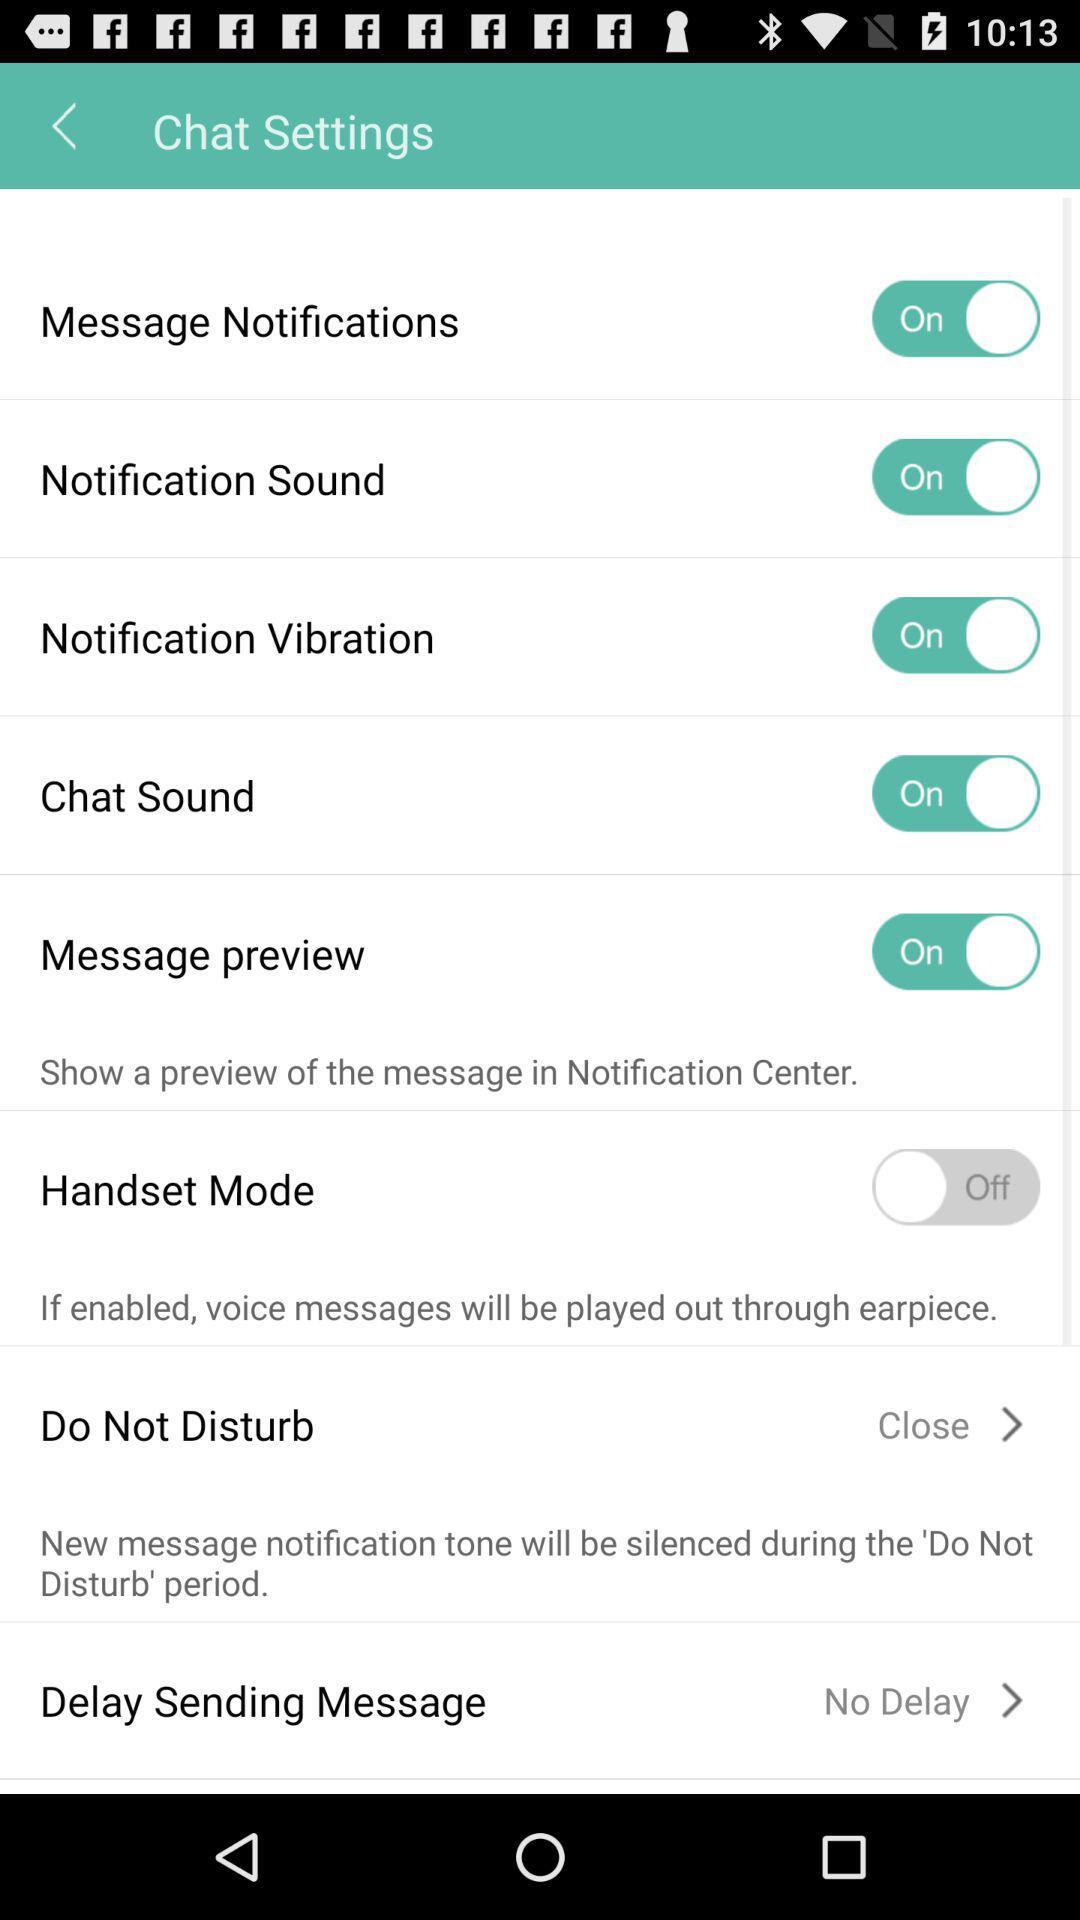  I want to click on the on button which is right to the text notification sound, so click(955, 477).